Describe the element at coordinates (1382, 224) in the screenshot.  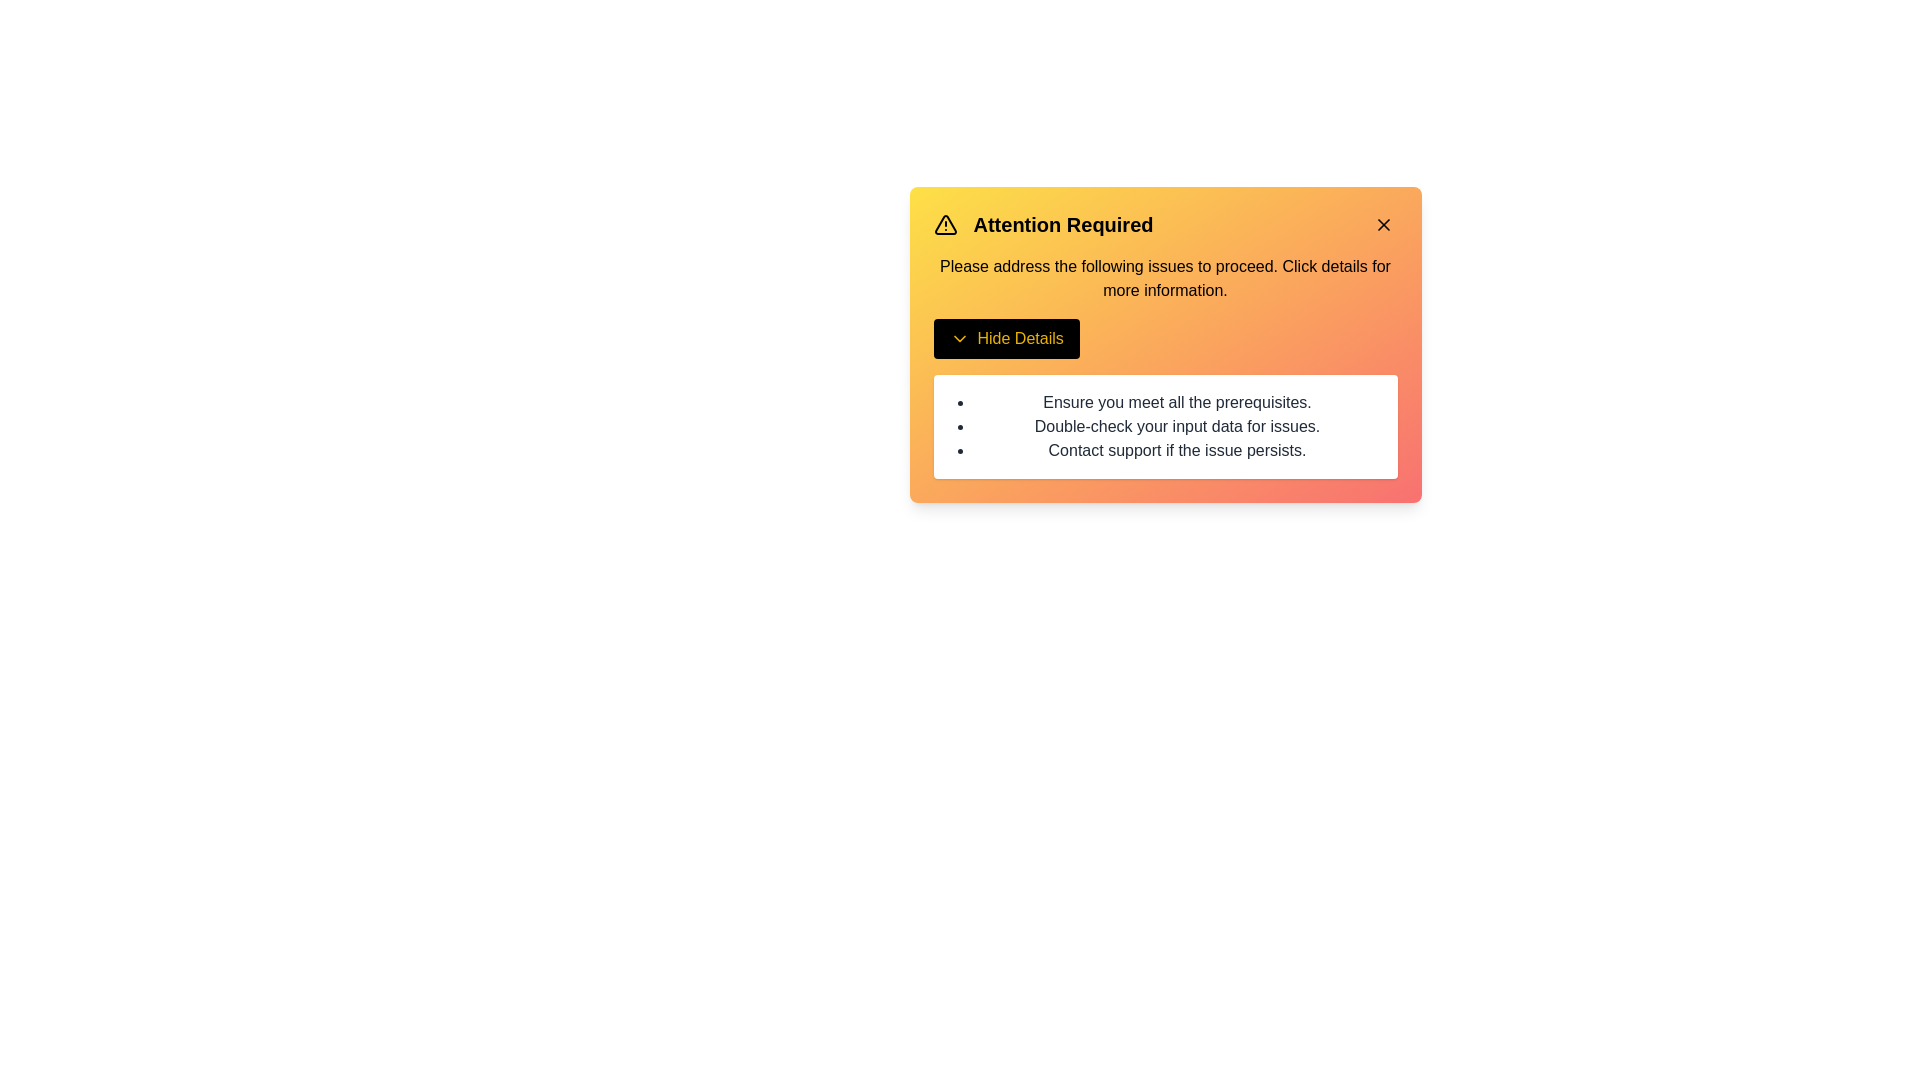
I see `the close button to dismiss the alert` at that location.